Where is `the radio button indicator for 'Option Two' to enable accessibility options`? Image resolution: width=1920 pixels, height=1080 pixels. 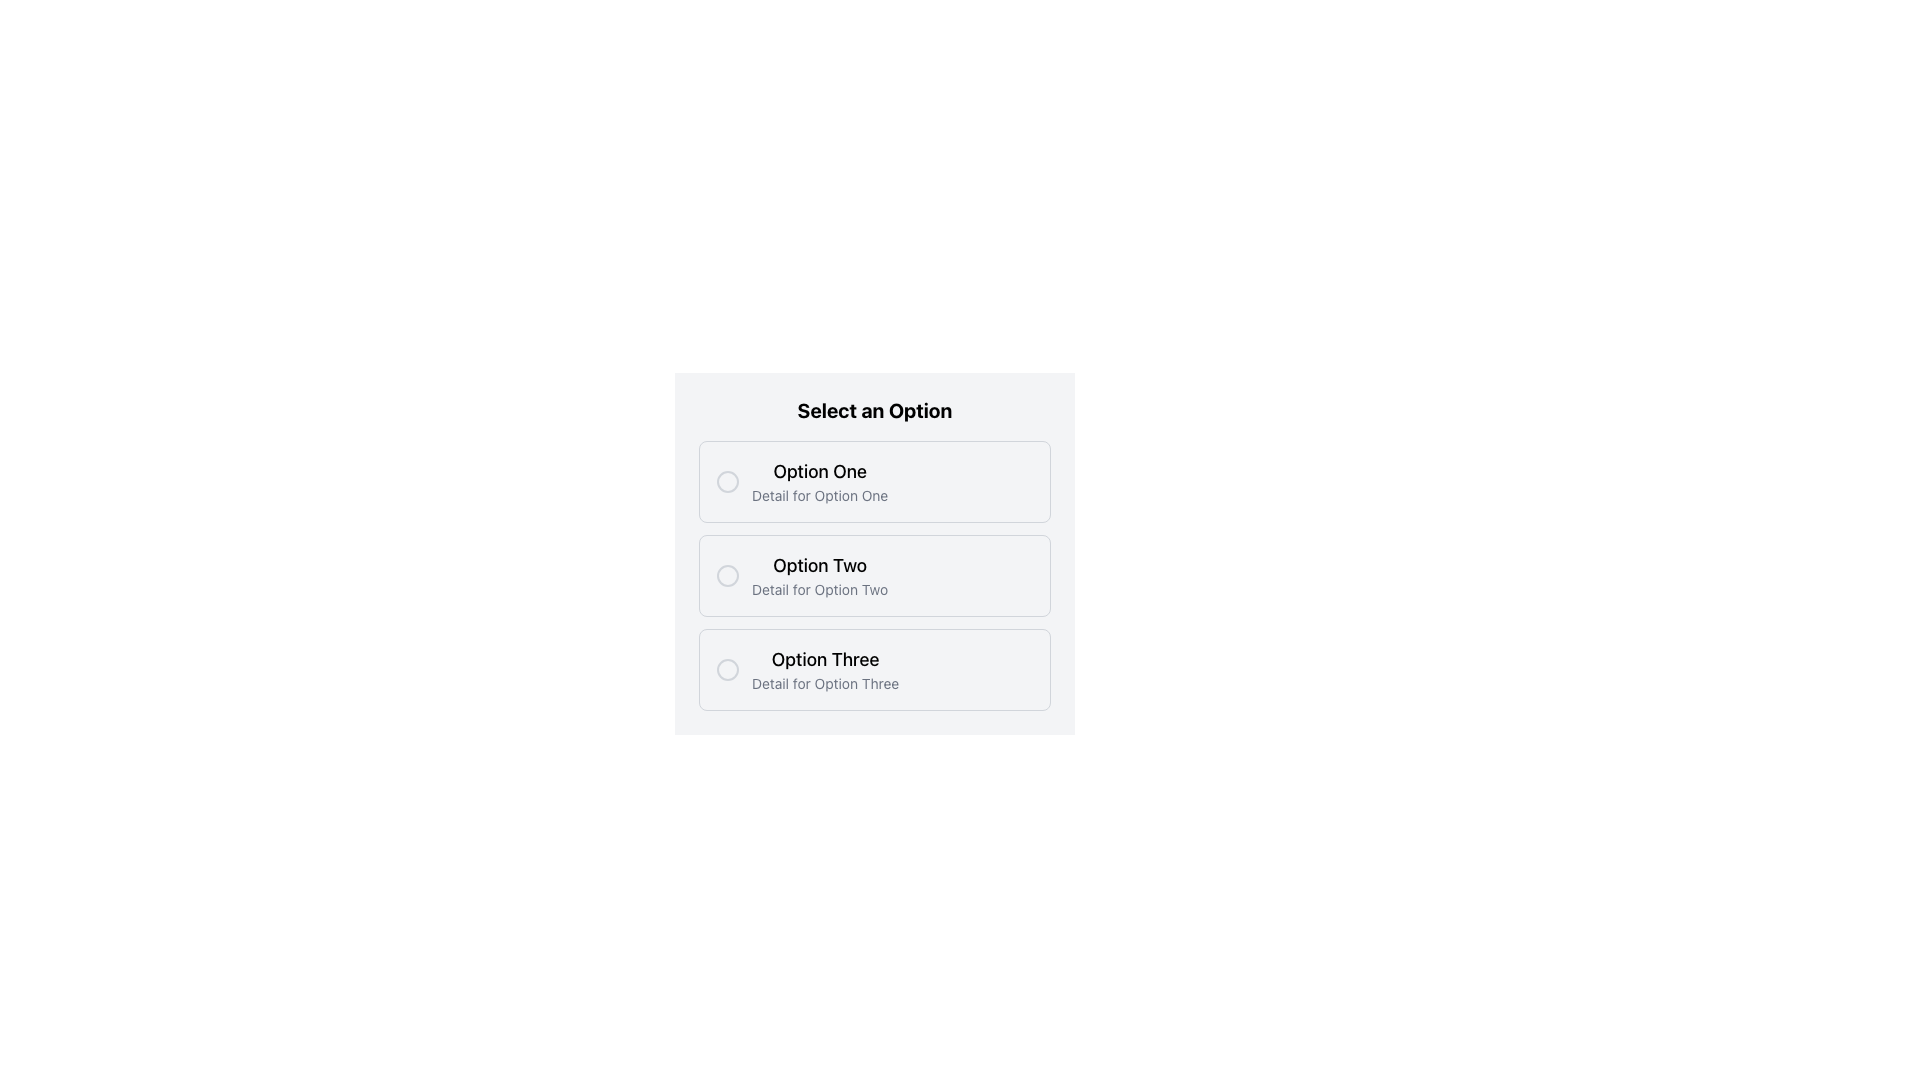 the radio button indicator for 'Option Two' to enable accessibility options is located at coordinates (727, 575).